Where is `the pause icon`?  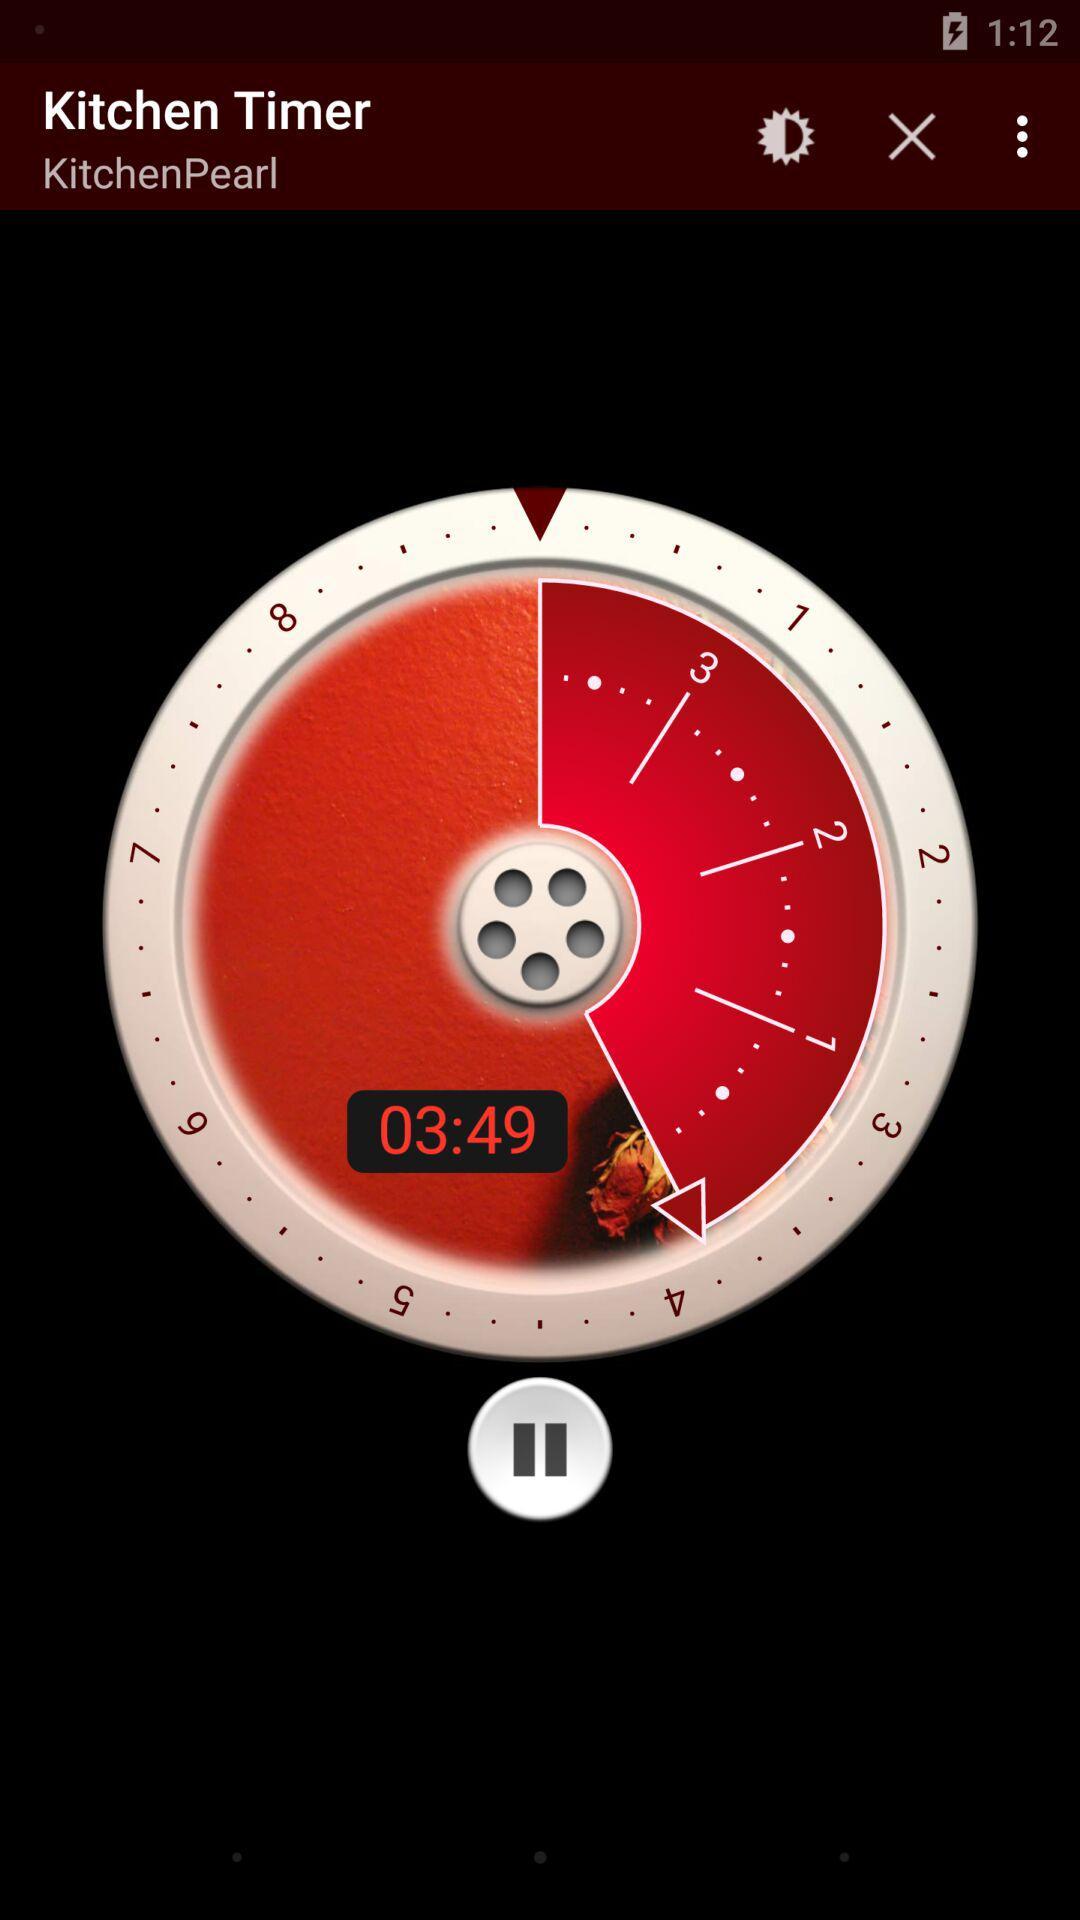
the pause icon is located at coordinates (540, 1449).